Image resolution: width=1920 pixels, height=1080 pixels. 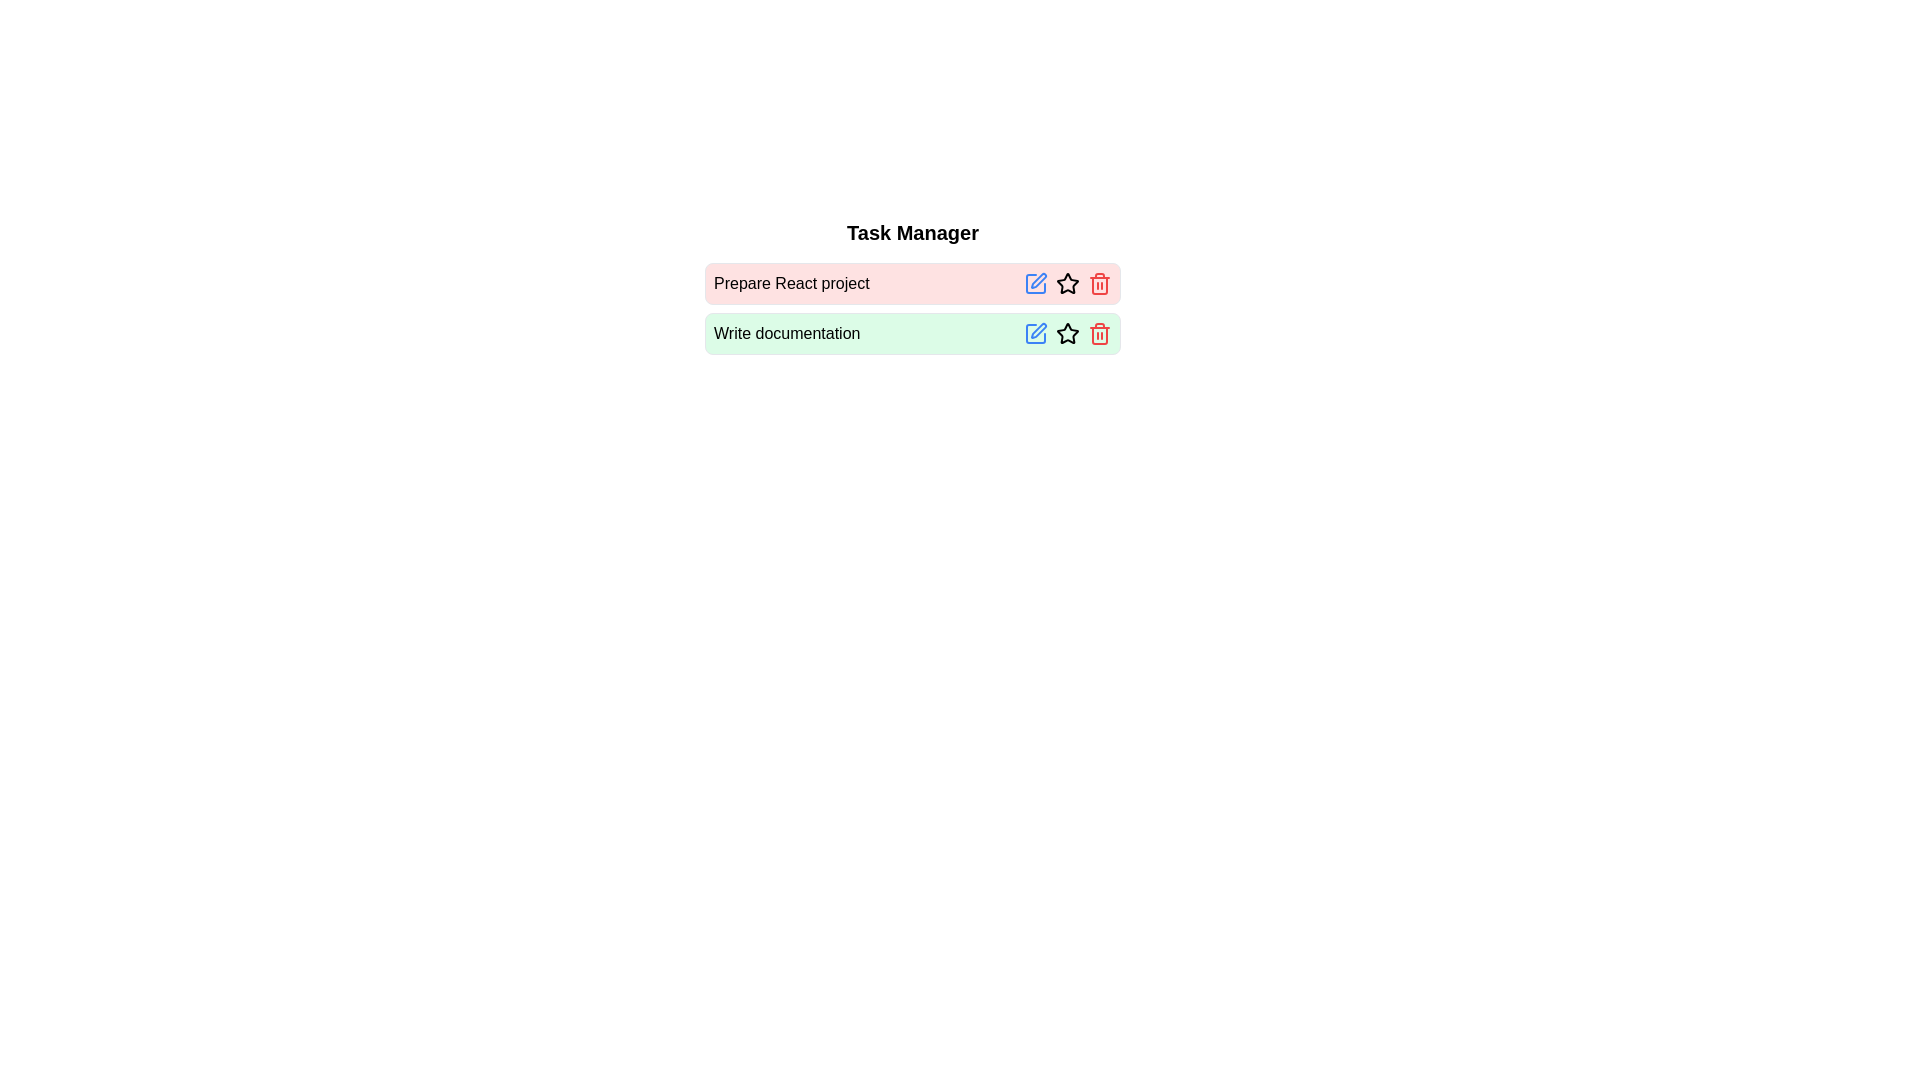 What do you see at coordinates (1067, 332) in the screenshot?
I see `the second star icon used for task prioritization in the 'Write documentation' section` at bounding box center [1067, 332].